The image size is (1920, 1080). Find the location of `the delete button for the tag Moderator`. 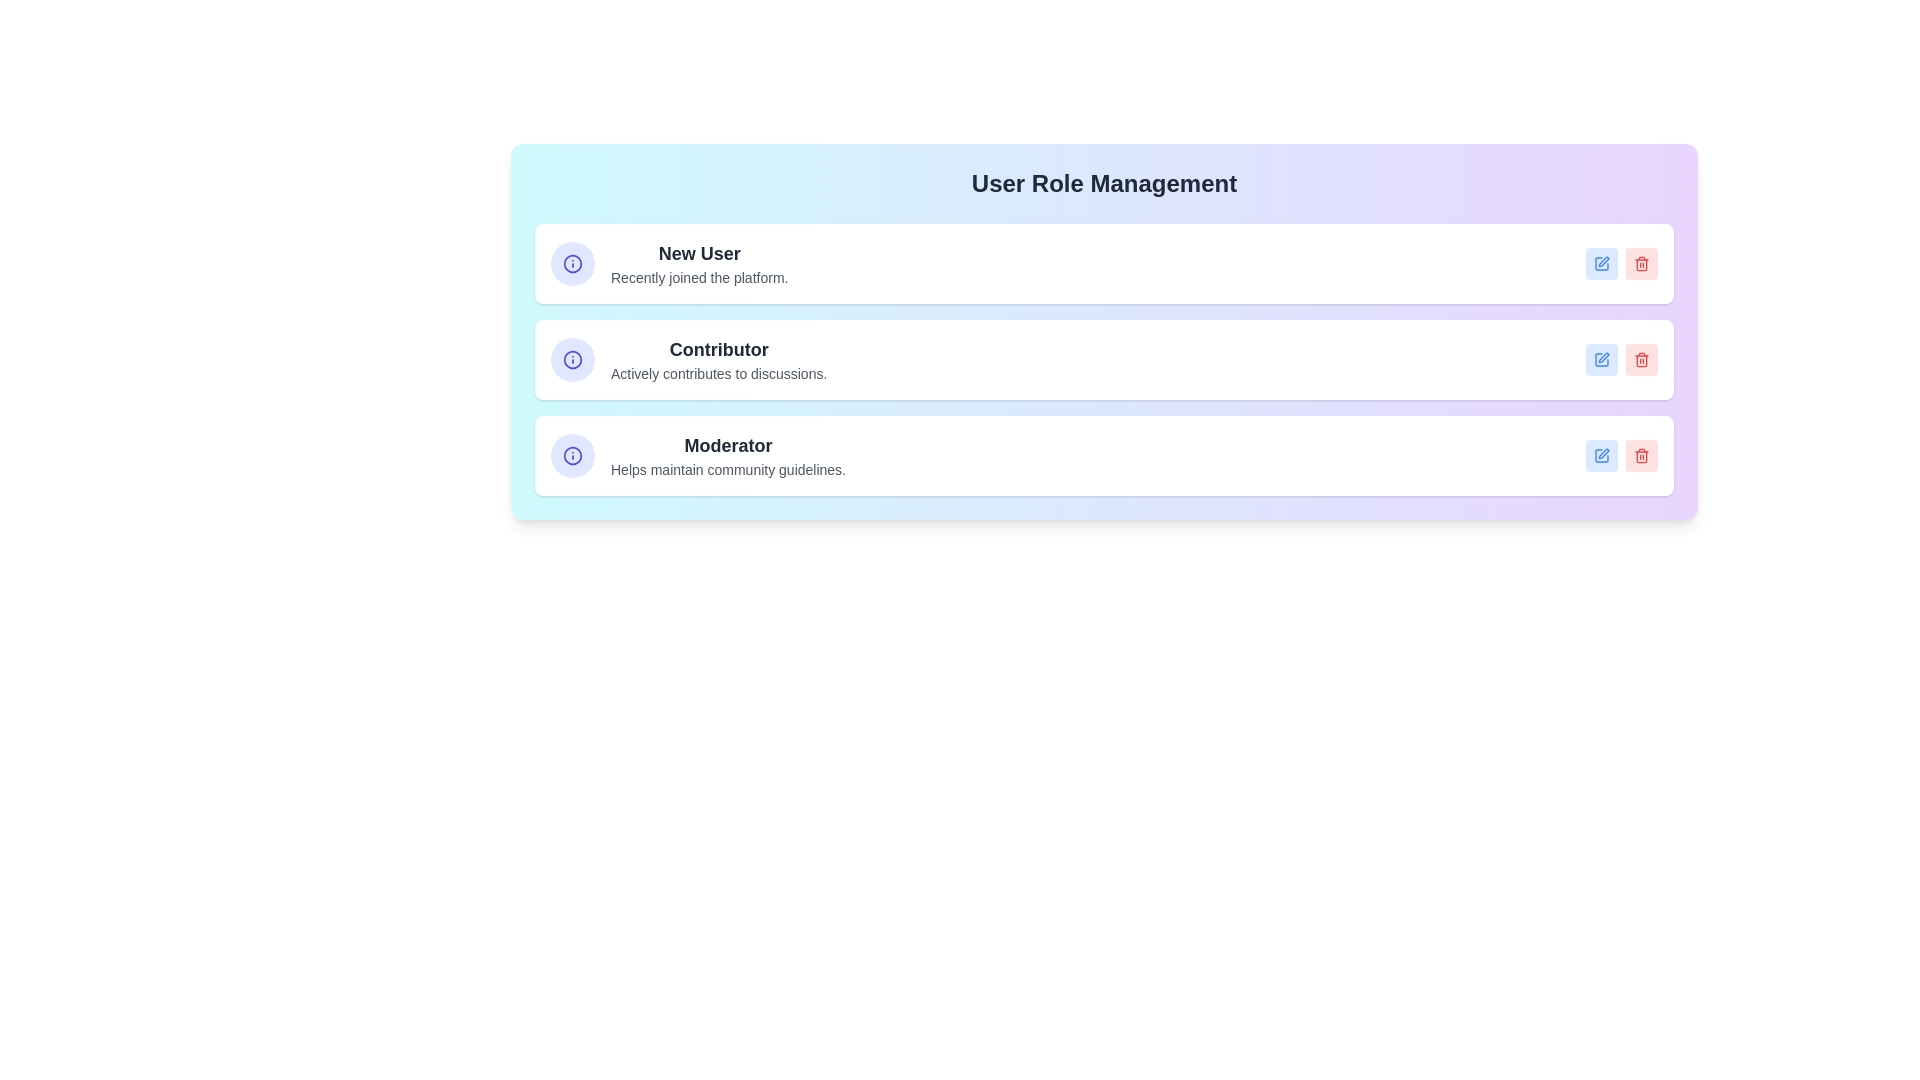

the delete button for the tag Moderator is located at coordinates (1641, 455).